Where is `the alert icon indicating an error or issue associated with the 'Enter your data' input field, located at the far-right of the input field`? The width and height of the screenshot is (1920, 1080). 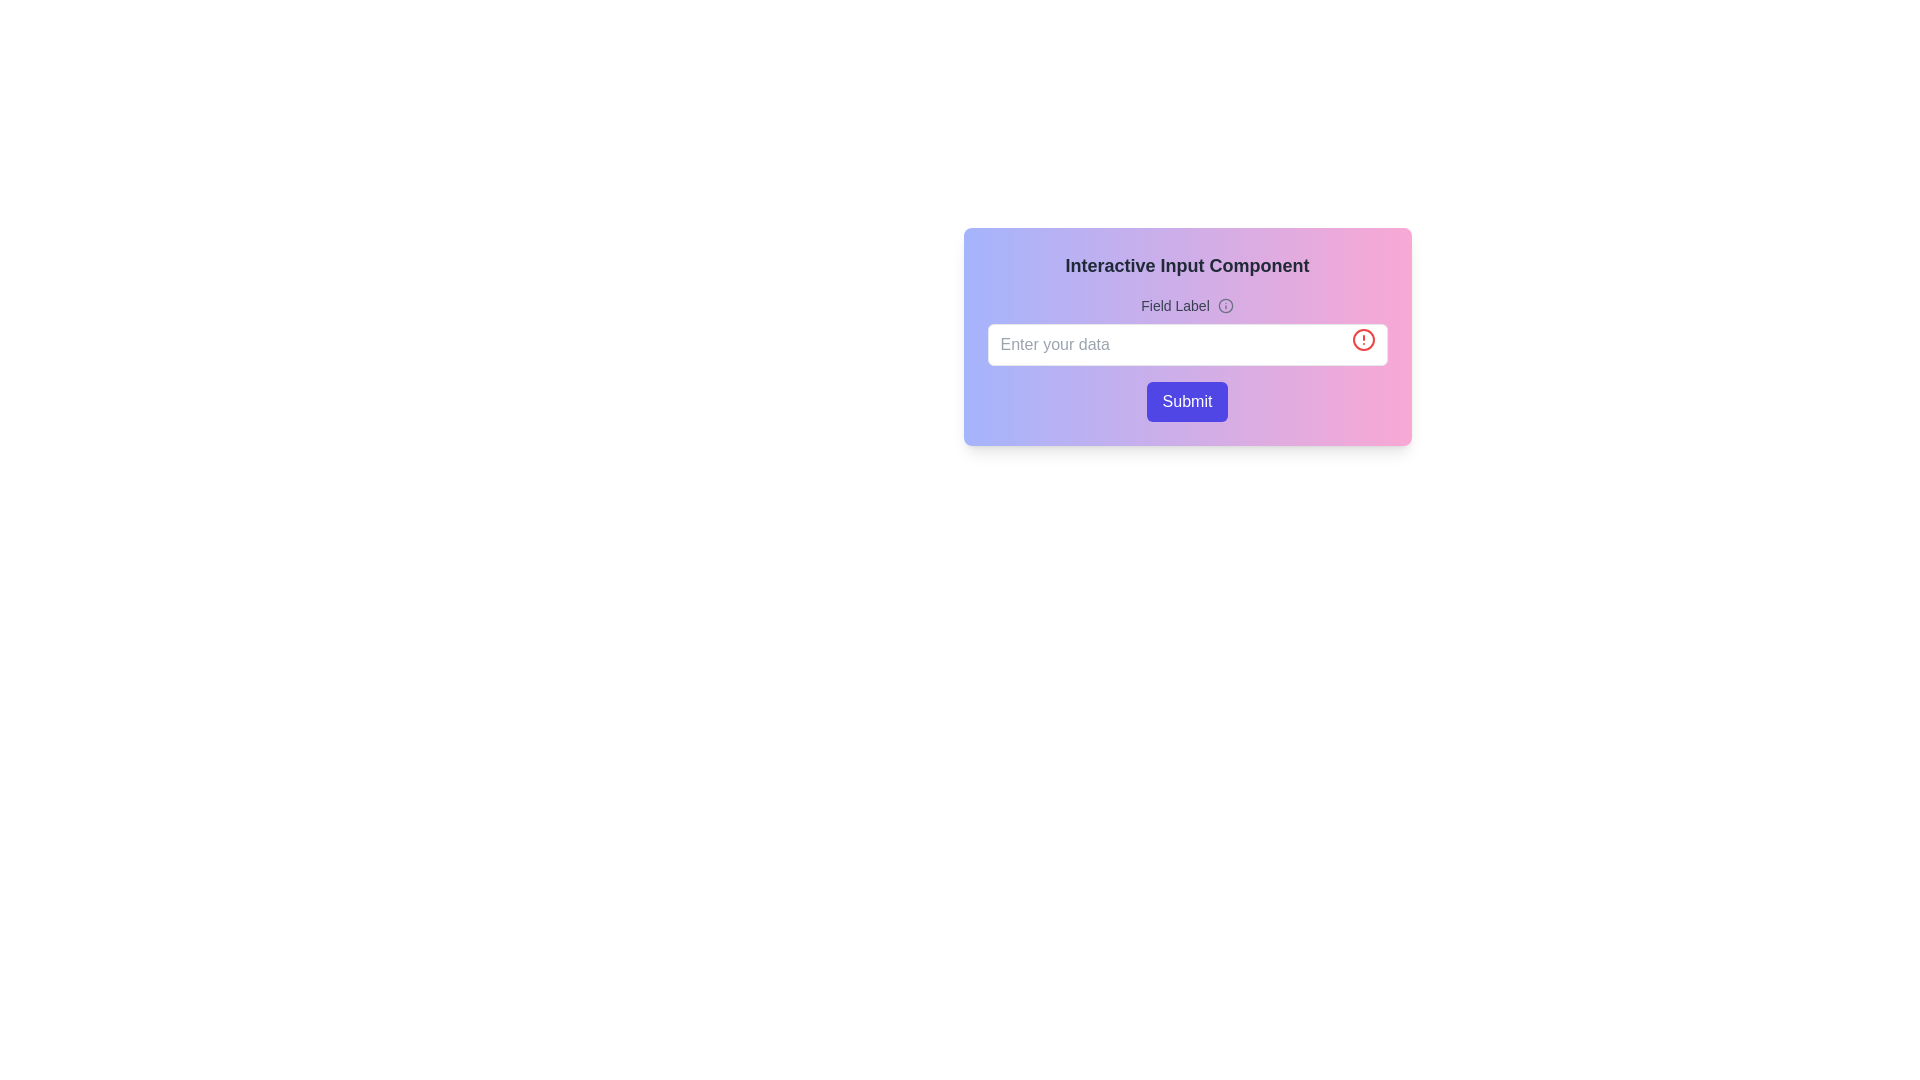
the alert icon indicating an error or issue associated with the 'Enter your data' input field, located at the far-right of the input field is located at coordinates (1362, 338).